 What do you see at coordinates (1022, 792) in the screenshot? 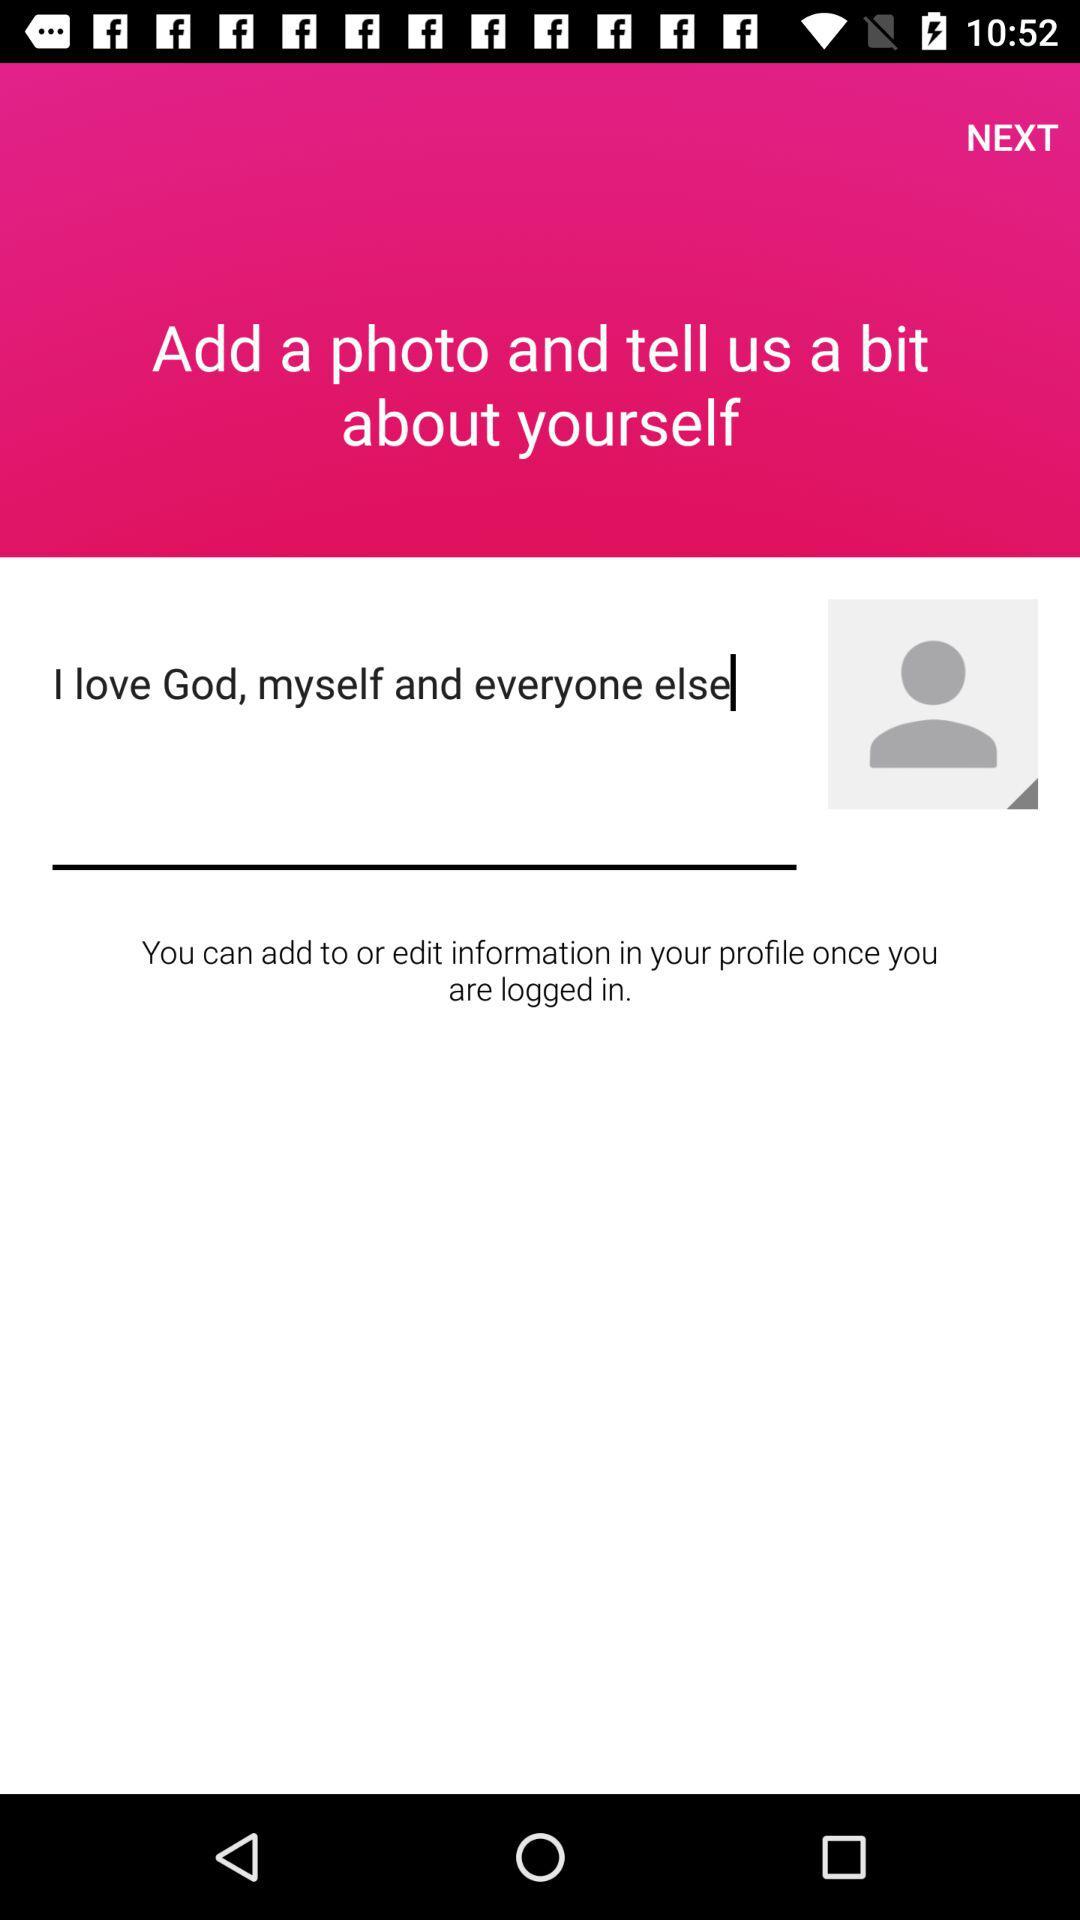
I see `a photo` at bounding box center [1022, 792].